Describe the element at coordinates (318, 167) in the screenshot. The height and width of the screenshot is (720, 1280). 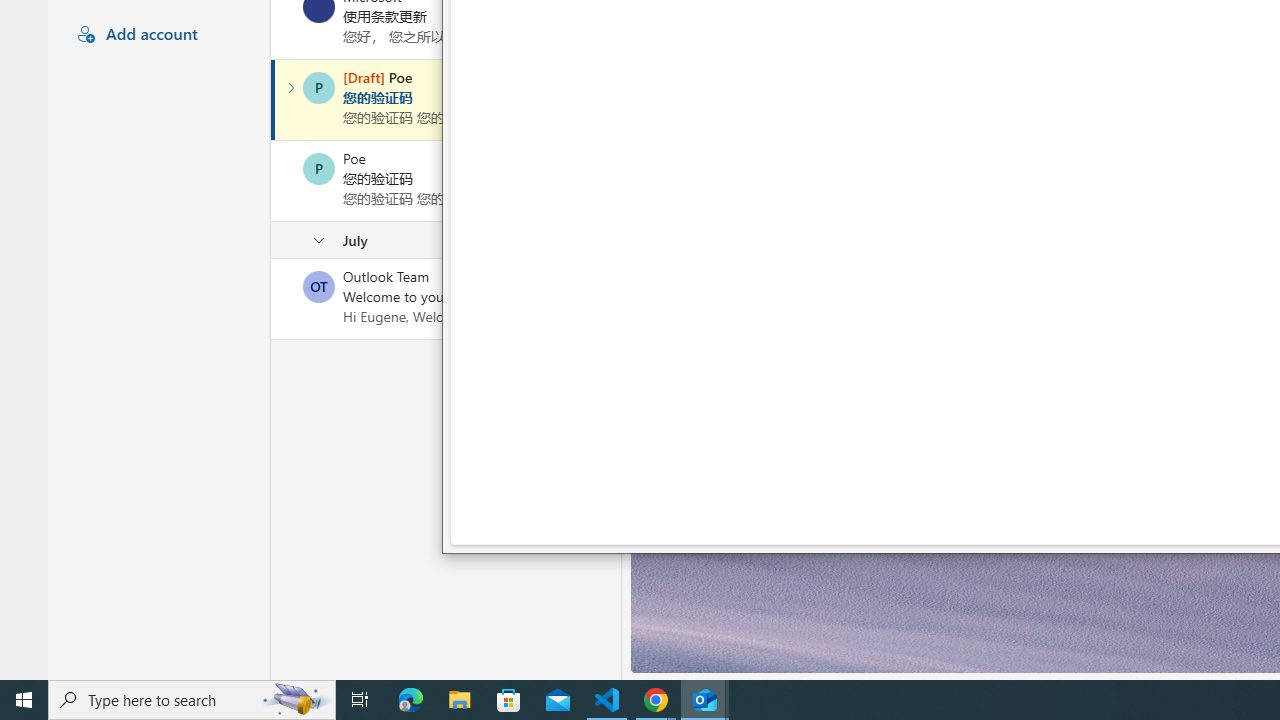
I see `'Poe'` at that location.